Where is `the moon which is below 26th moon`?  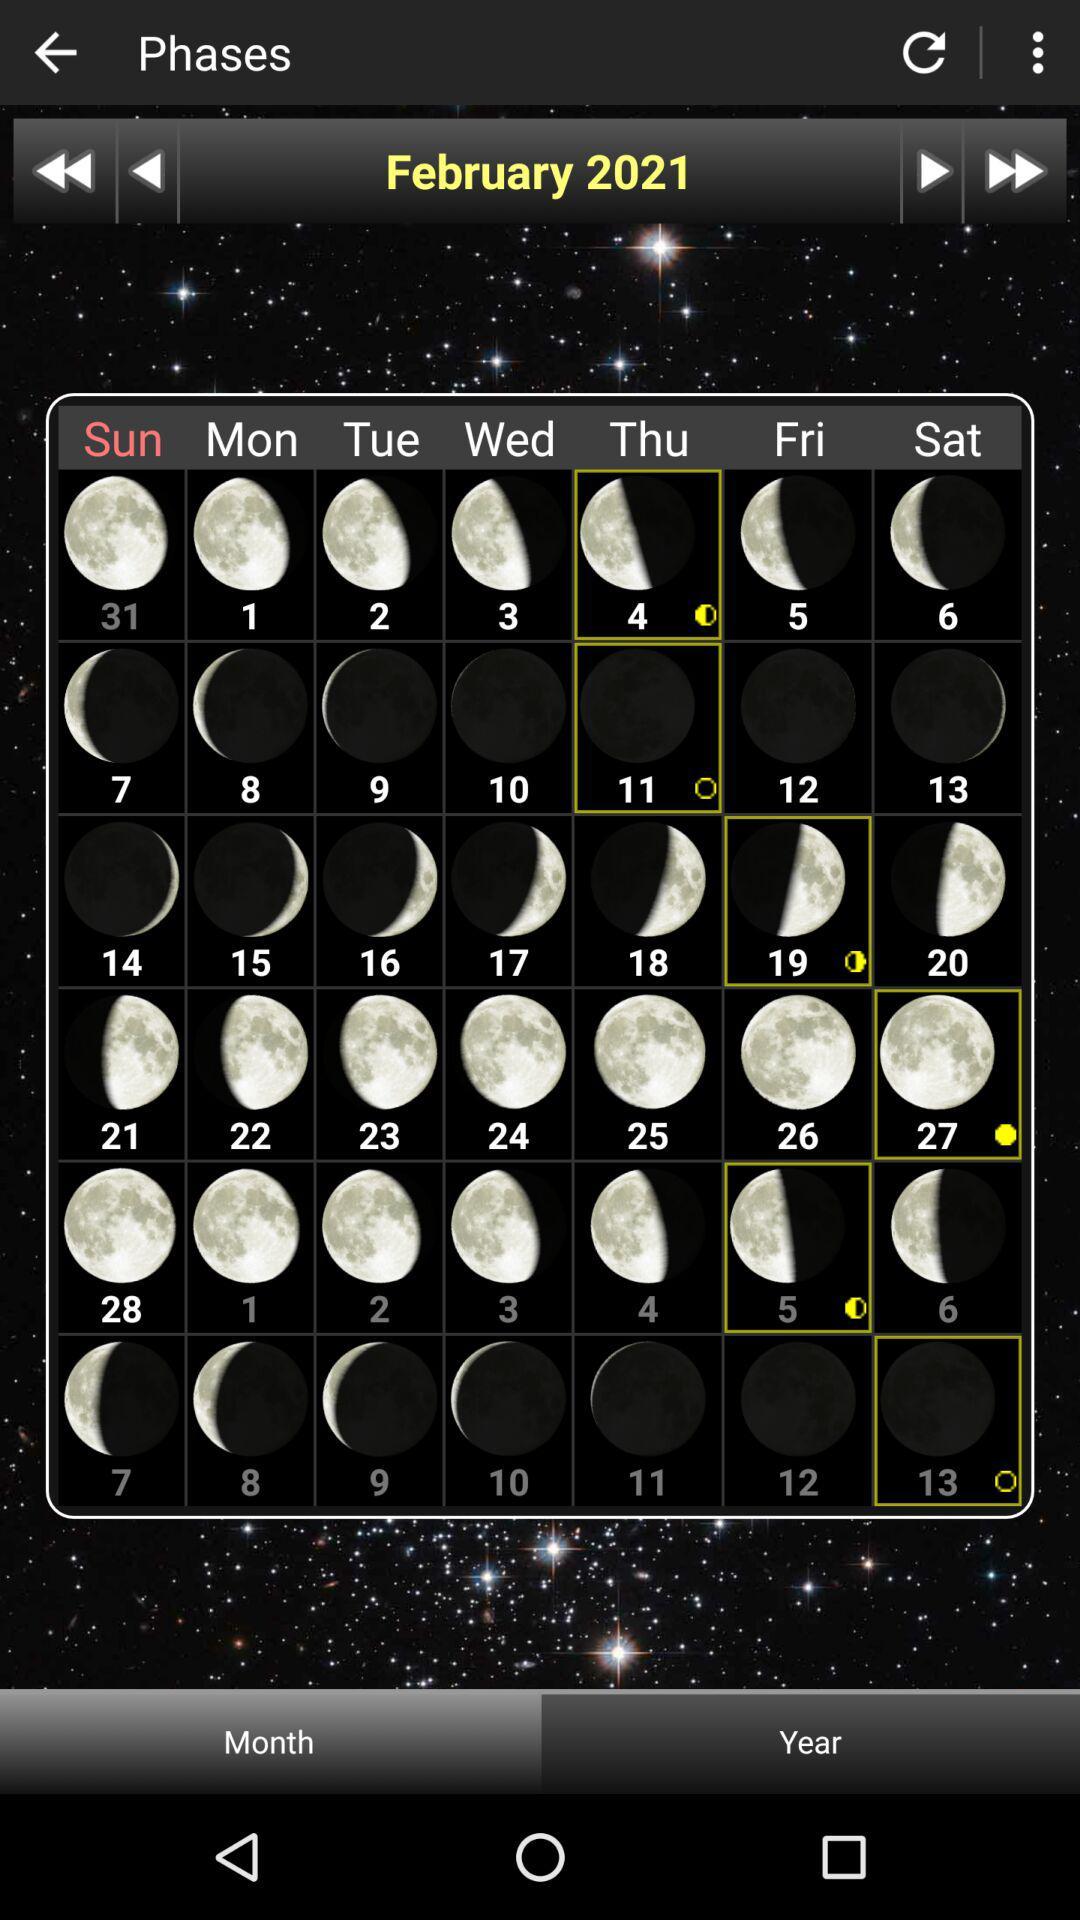
the moon which is below 26th moon is located at coordinates (797, 1247).